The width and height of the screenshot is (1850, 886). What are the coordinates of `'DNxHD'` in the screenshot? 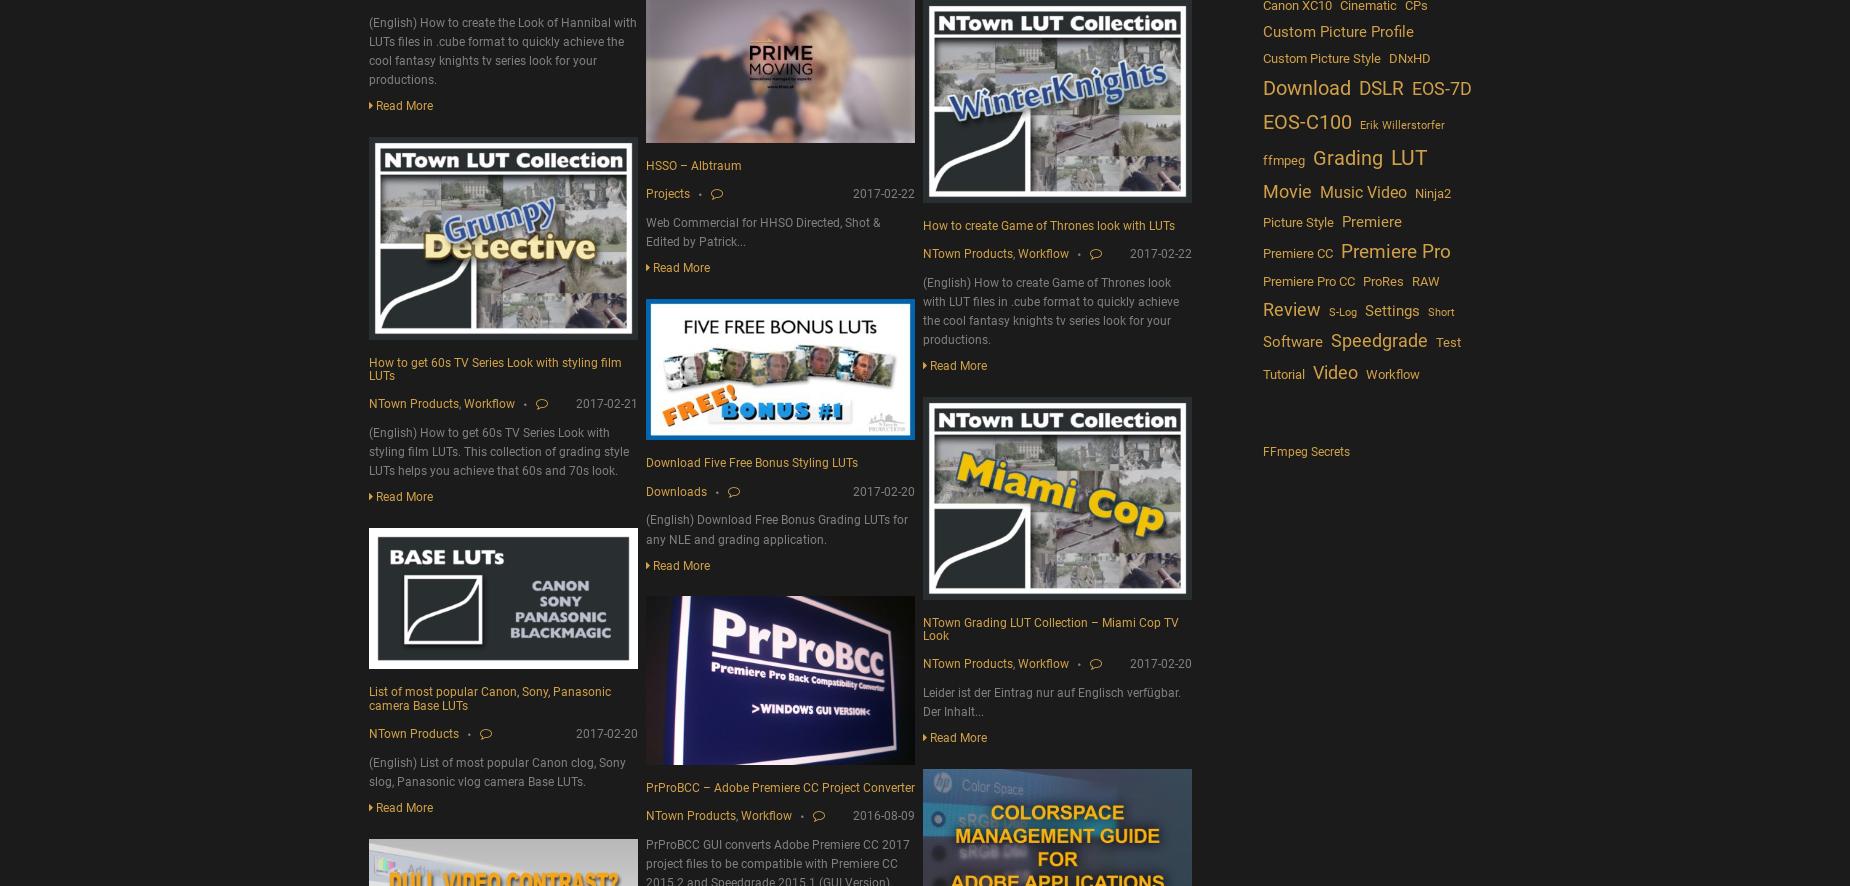 It's located at (1388, 56).